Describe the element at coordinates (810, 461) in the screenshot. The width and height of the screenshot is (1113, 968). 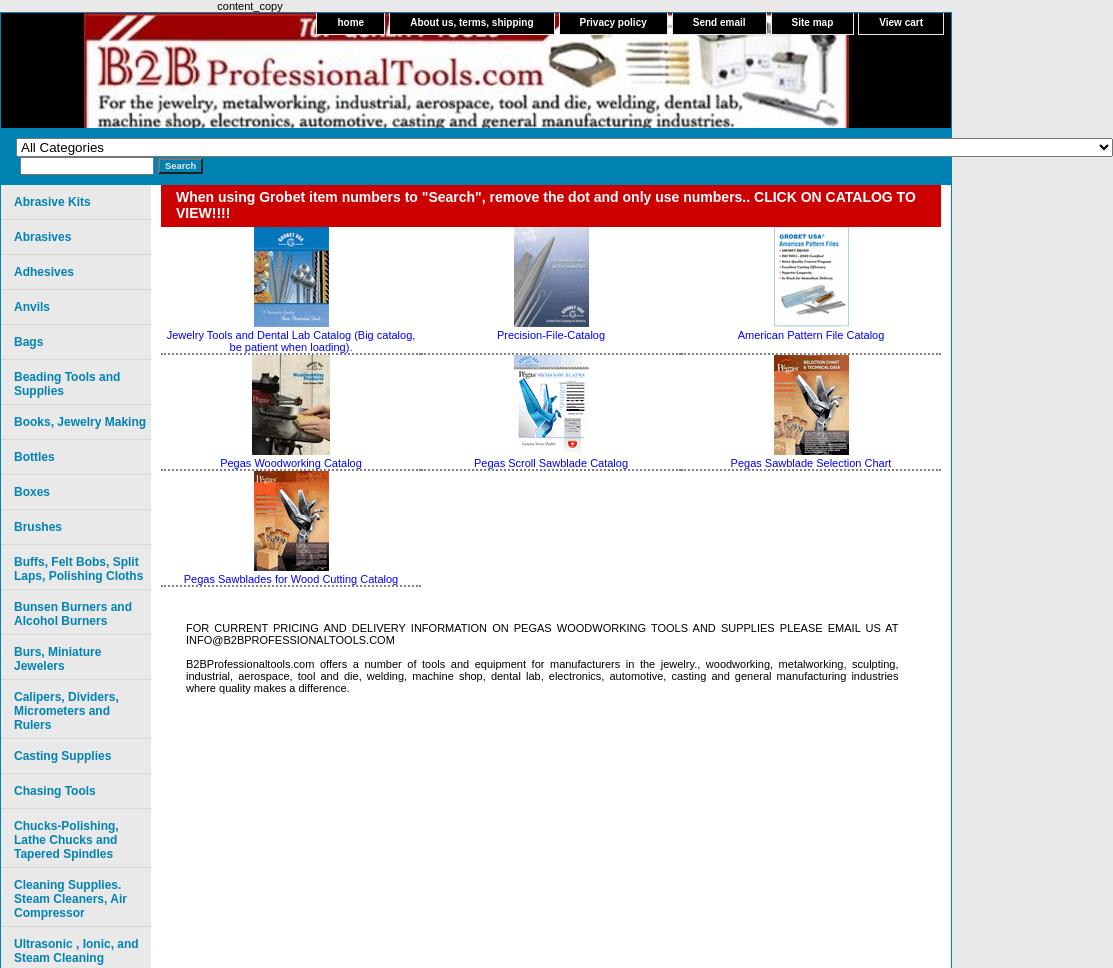
I see `'Pegas Sawblade Selection Chart'` at that location.